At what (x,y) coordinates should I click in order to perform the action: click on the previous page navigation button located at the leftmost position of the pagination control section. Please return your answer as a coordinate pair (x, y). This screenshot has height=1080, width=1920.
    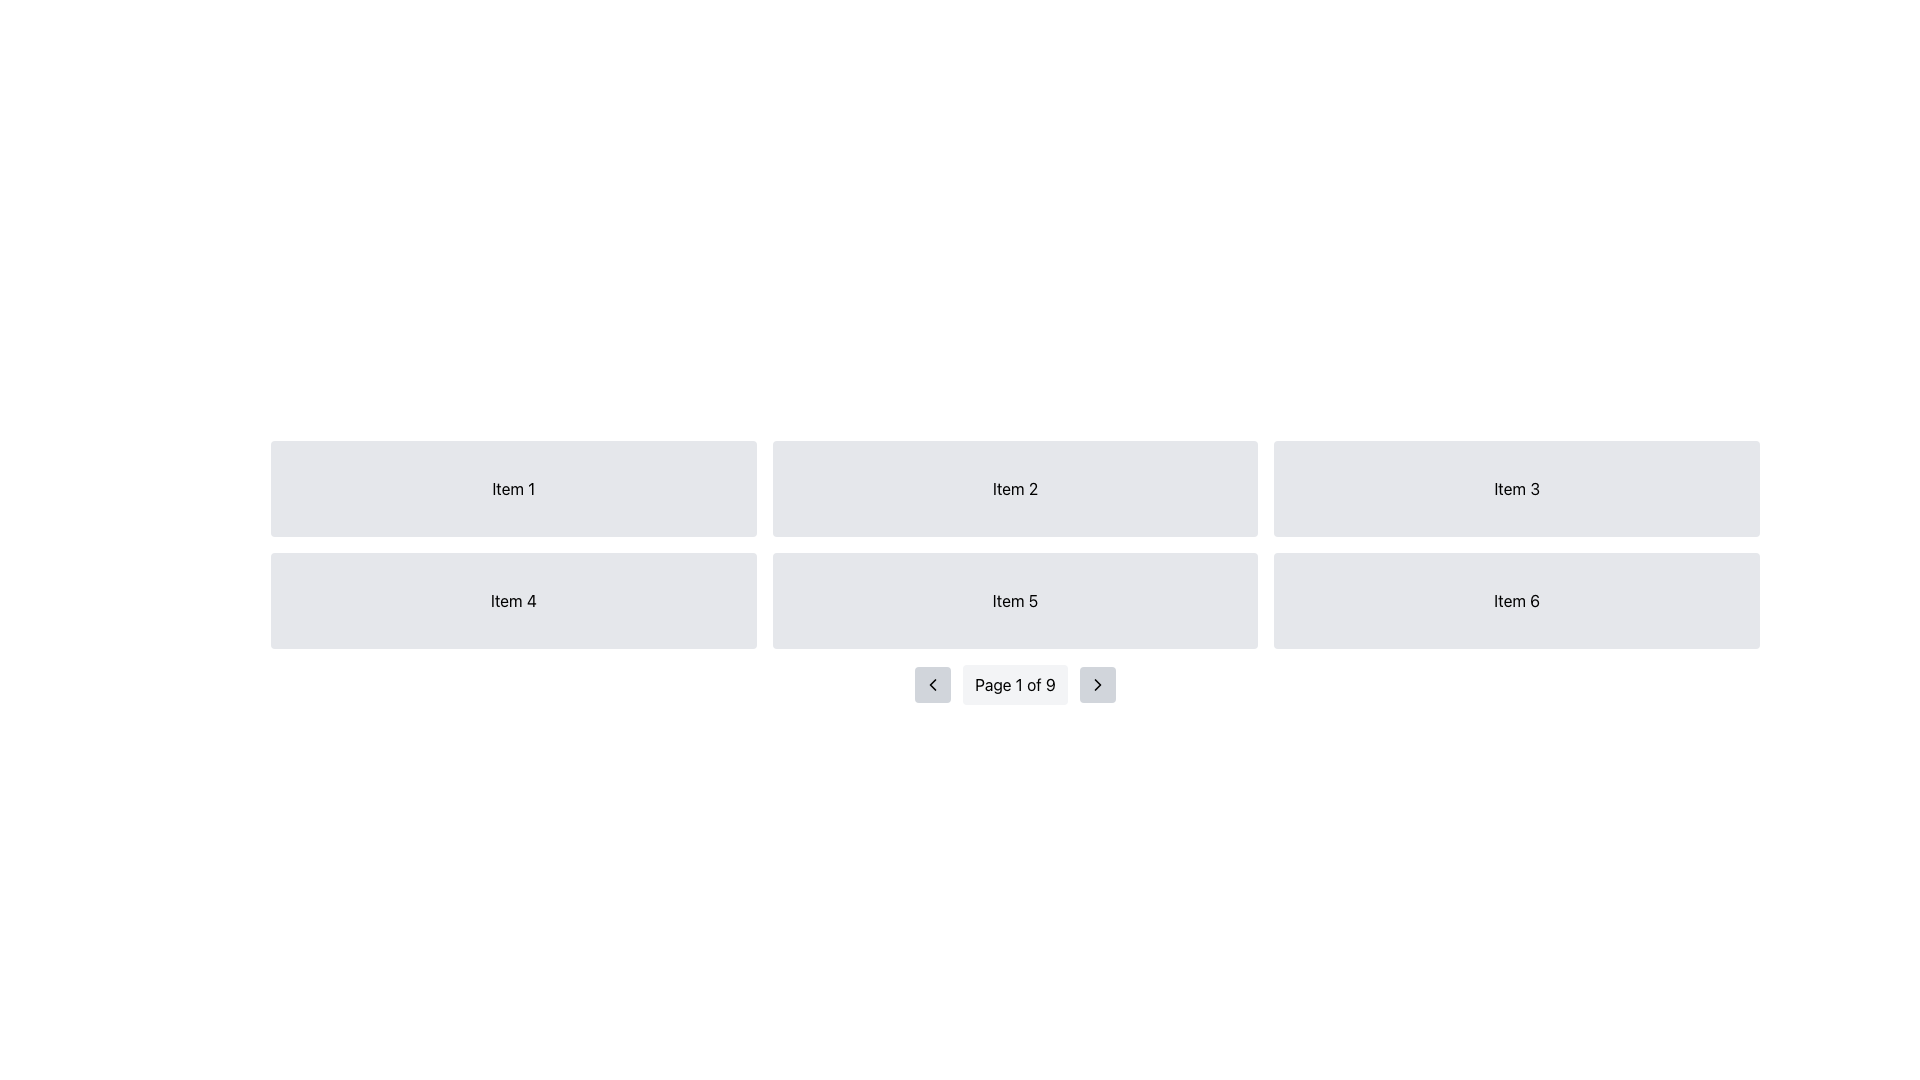
    Looking at the image, I should click on (932, 684).